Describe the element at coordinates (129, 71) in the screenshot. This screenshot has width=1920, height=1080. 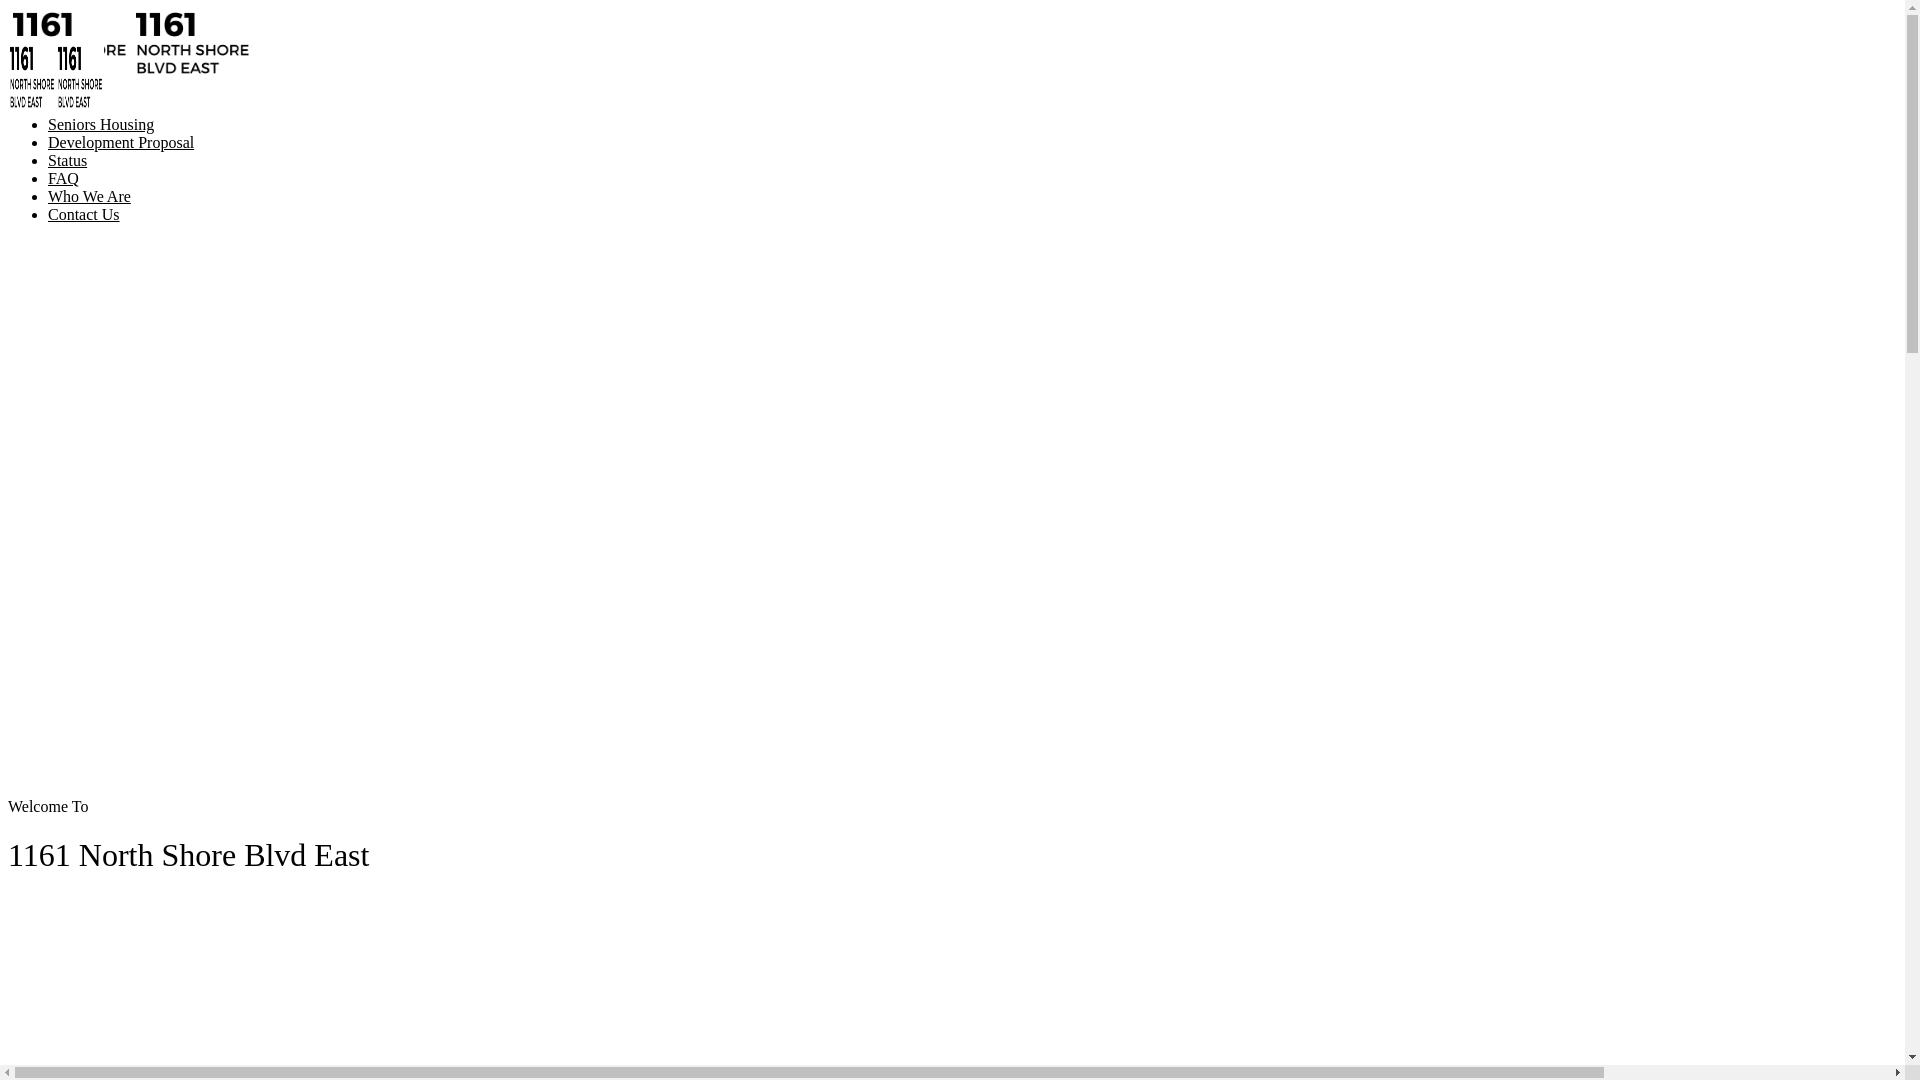
I see `'1161 North Shore Blvd East | Burlington, Ontario'` at that location.